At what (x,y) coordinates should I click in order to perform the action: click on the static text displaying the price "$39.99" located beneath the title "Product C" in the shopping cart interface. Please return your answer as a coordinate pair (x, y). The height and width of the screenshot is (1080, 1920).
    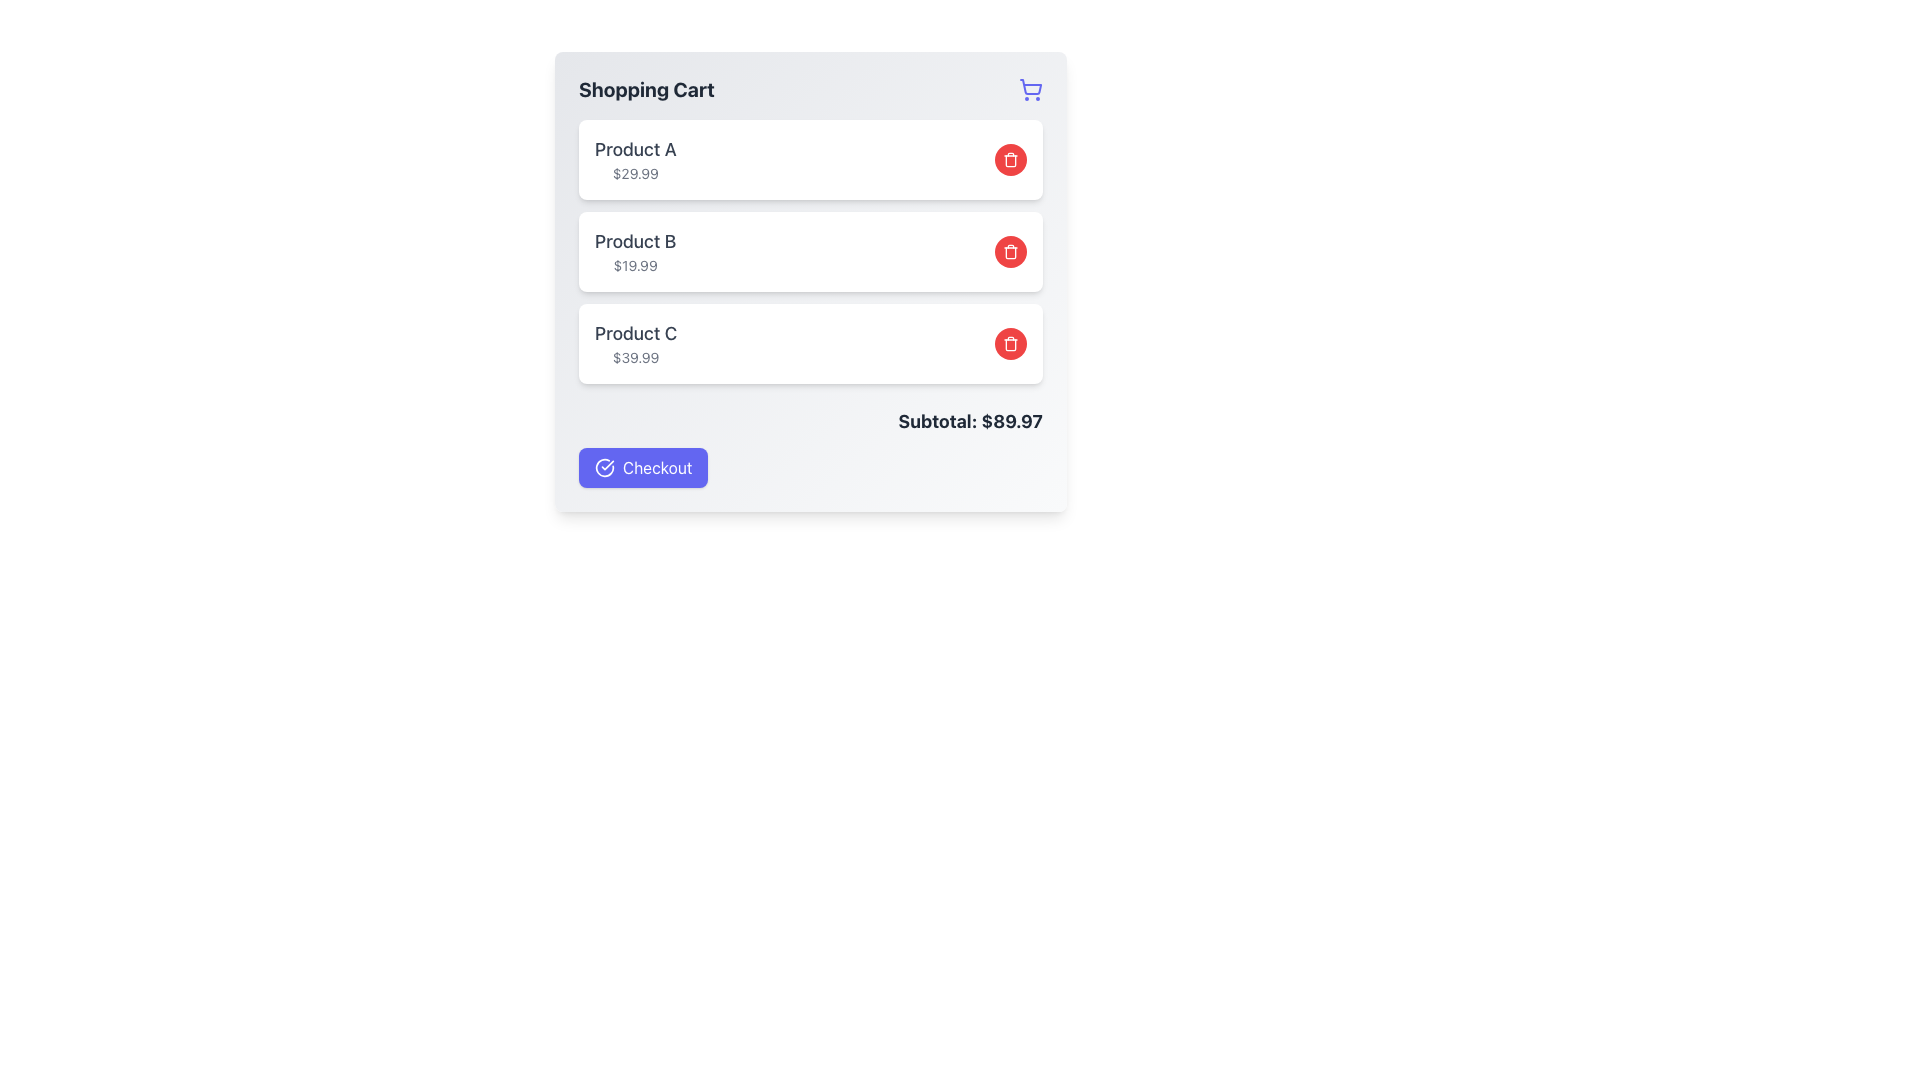
    Looking at the image, I should click on (635, 357).